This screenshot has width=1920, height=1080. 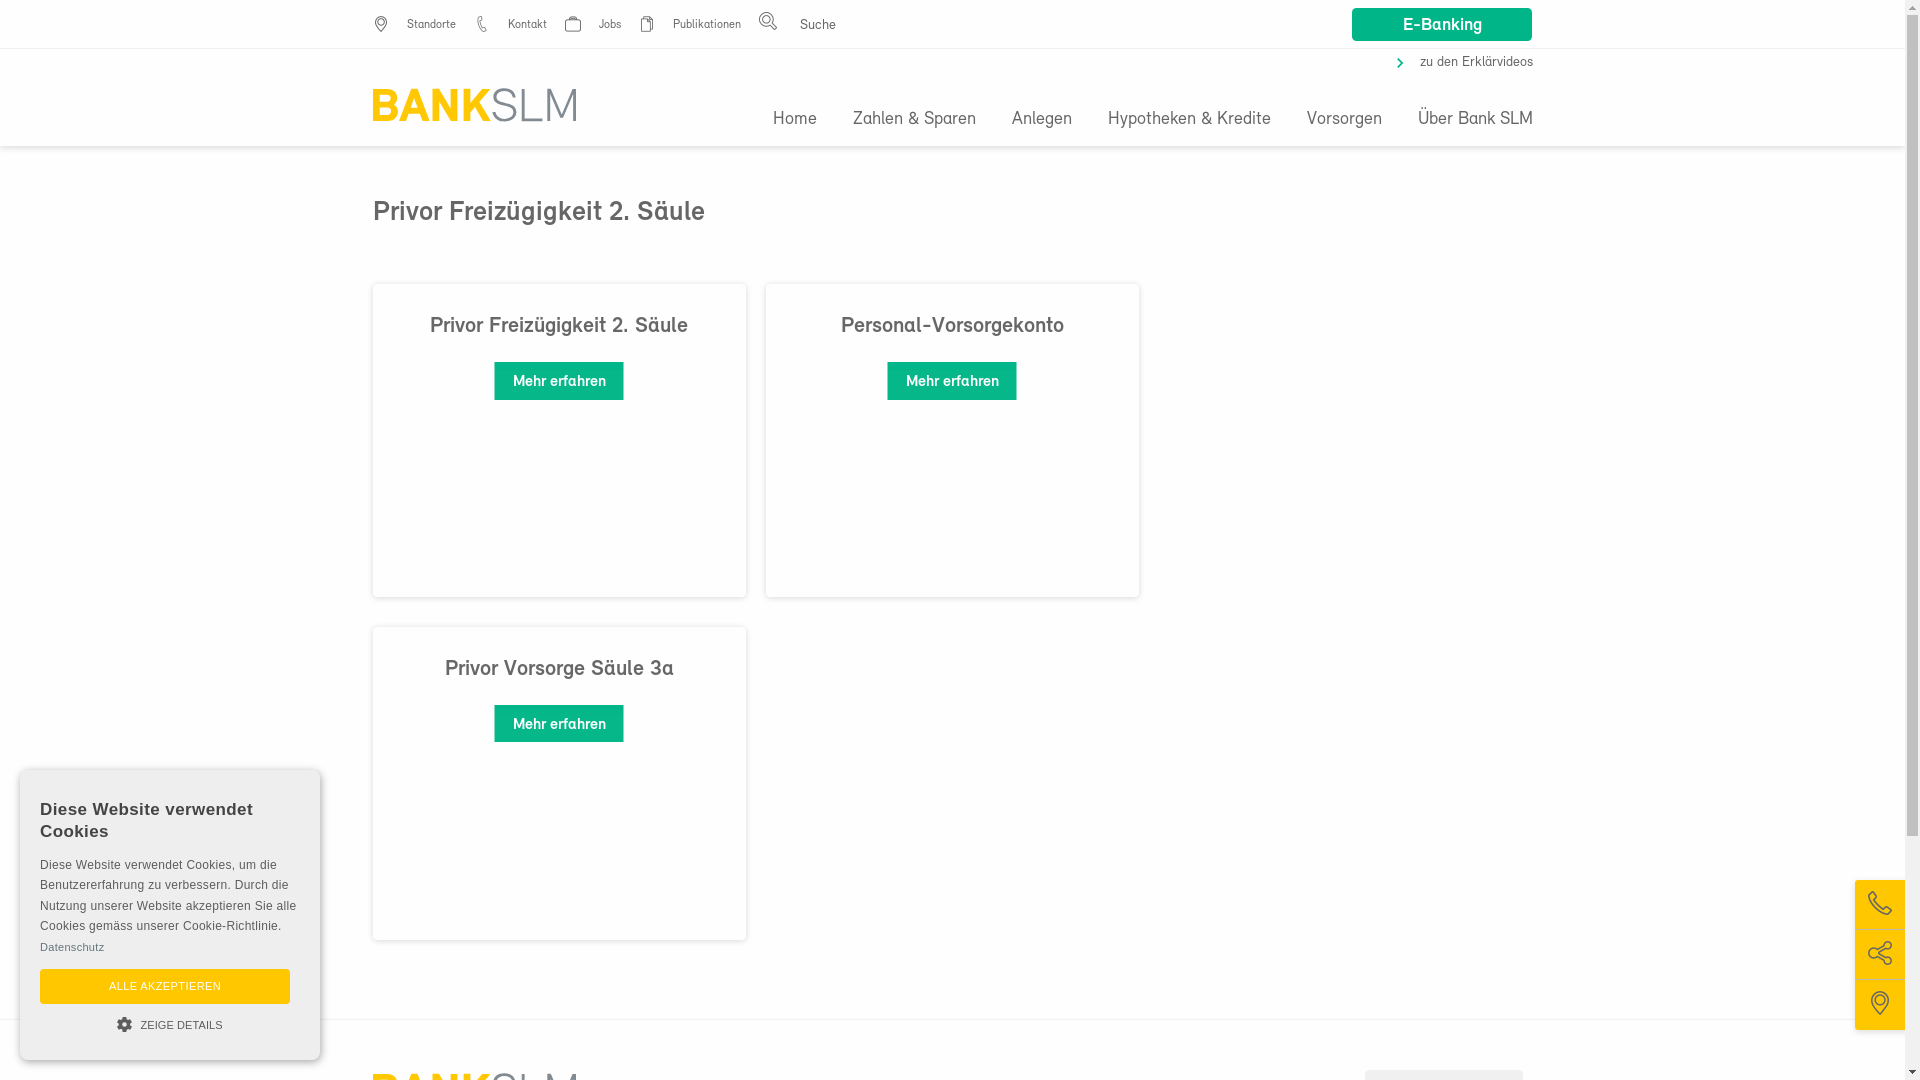 What do you see at coordinates (834, 119) in the screenshot?
I see `'Zahlen & Sparen'` at bounding box center [834, 119].